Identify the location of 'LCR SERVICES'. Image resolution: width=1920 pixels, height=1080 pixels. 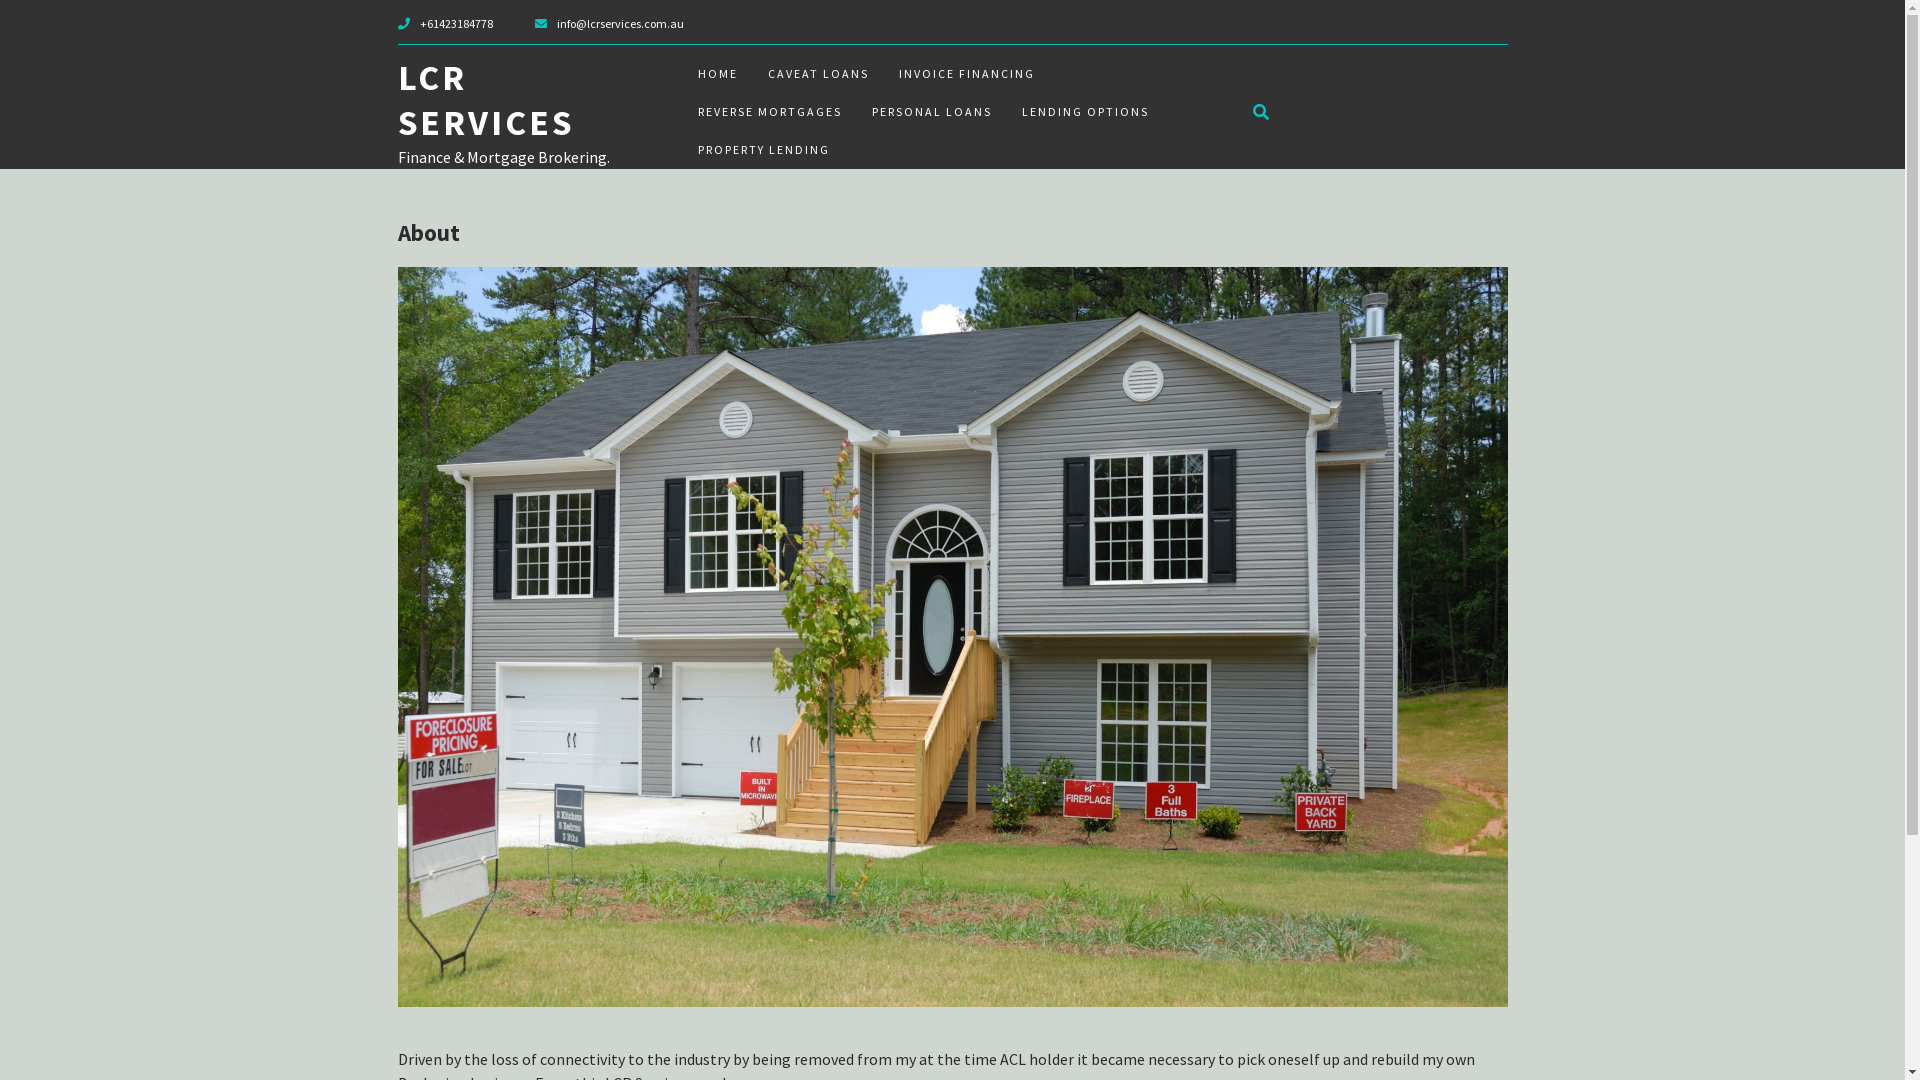
(486, 100).